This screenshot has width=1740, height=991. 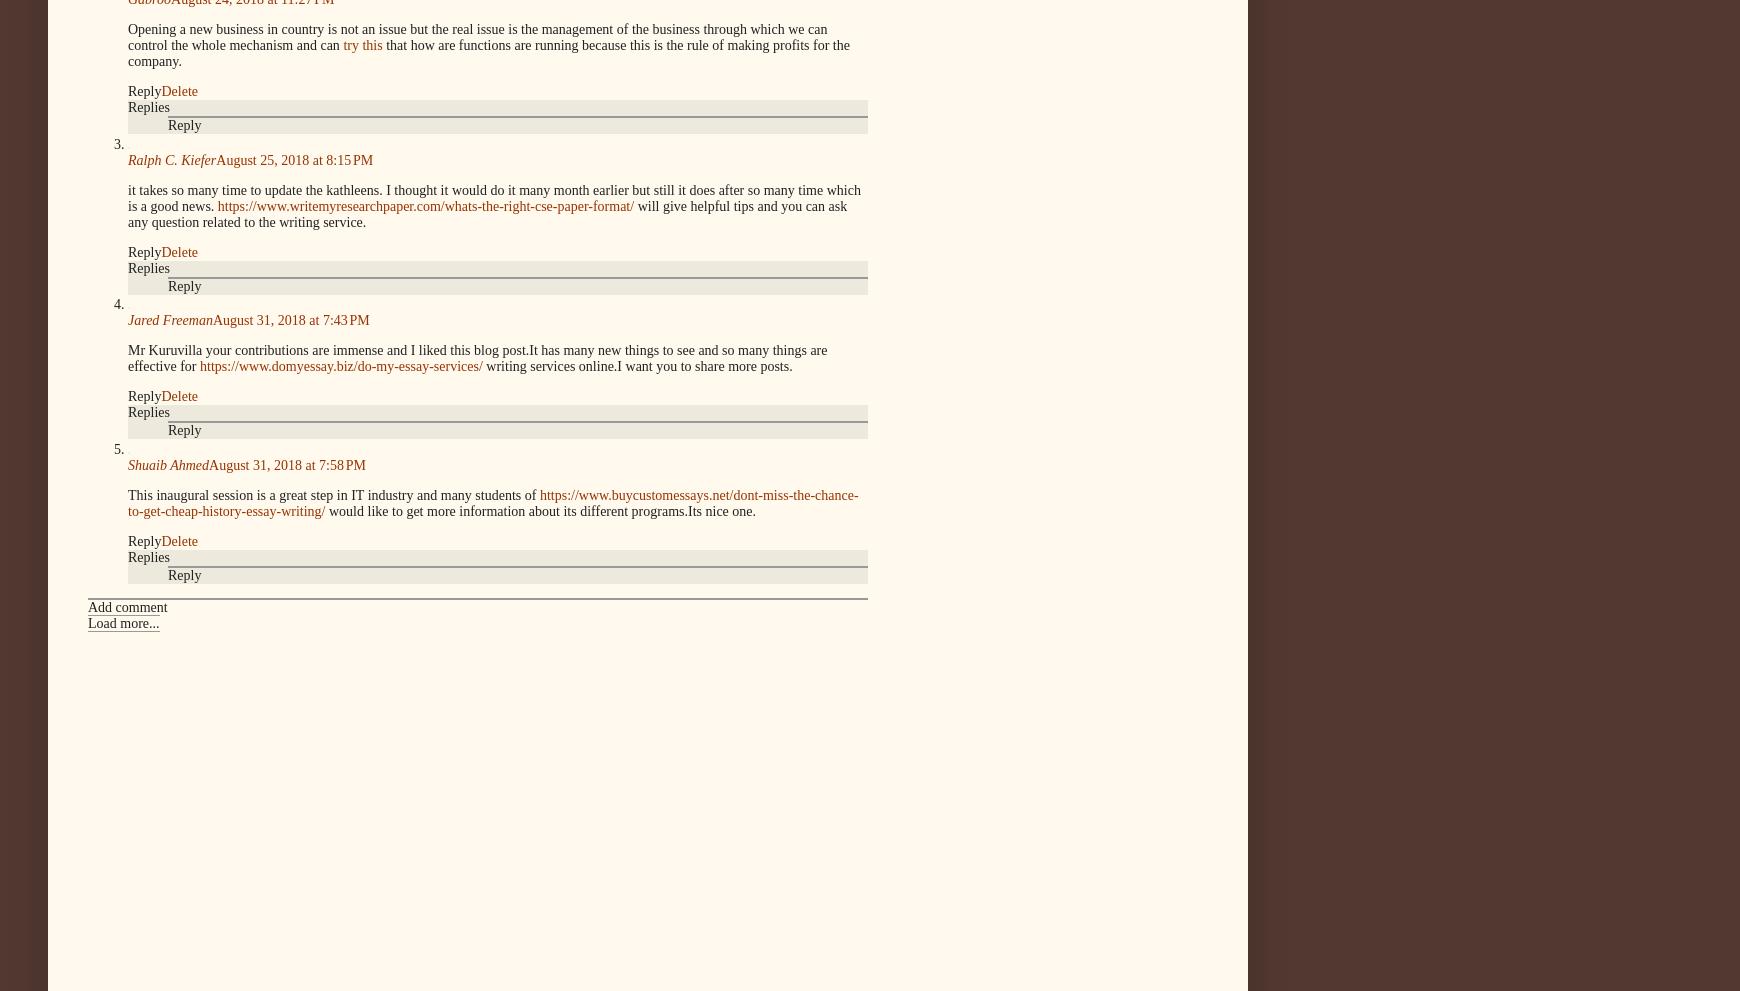 I want to click on 'would like to get more information about its different programs.Its nice one.', so click(x=325, y=511).